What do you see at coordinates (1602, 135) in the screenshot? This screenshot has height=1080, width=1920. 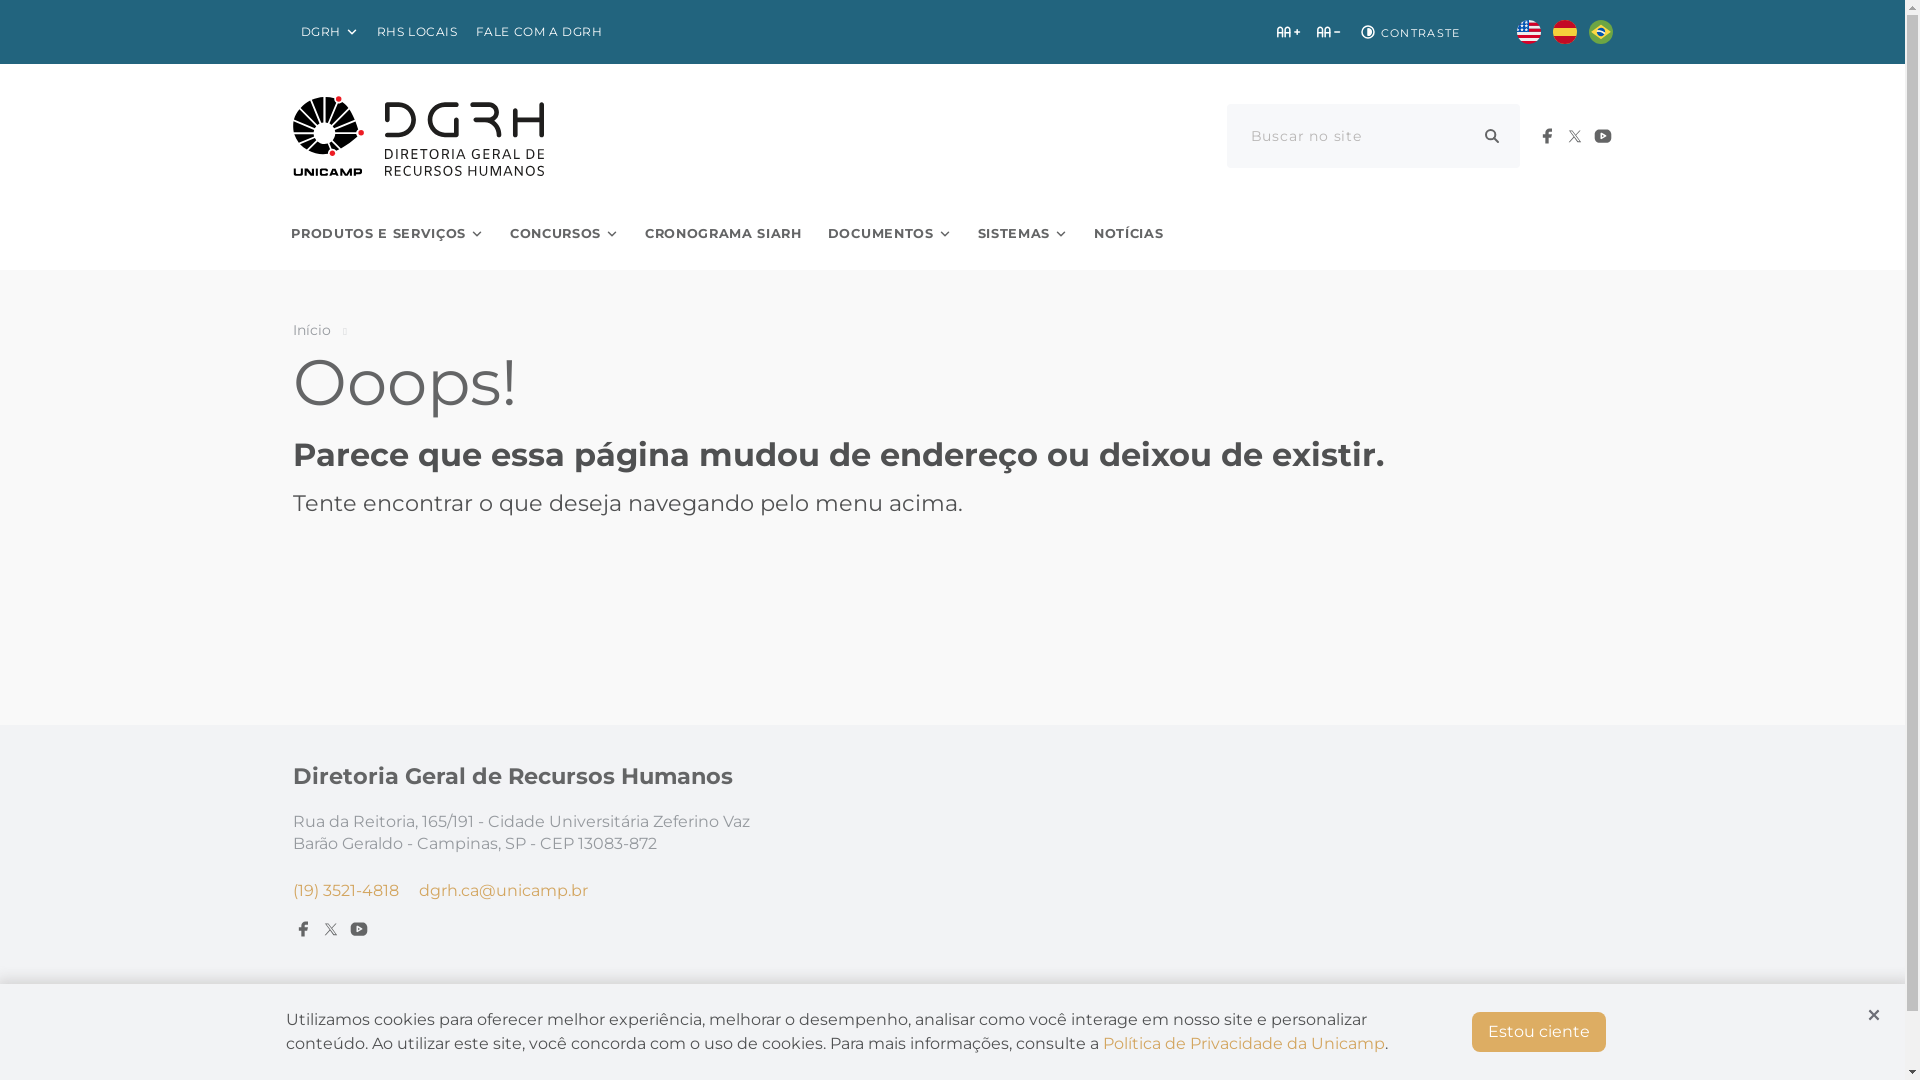 I see `'Link para o Youtube'` at bounding box center [1602, 135].